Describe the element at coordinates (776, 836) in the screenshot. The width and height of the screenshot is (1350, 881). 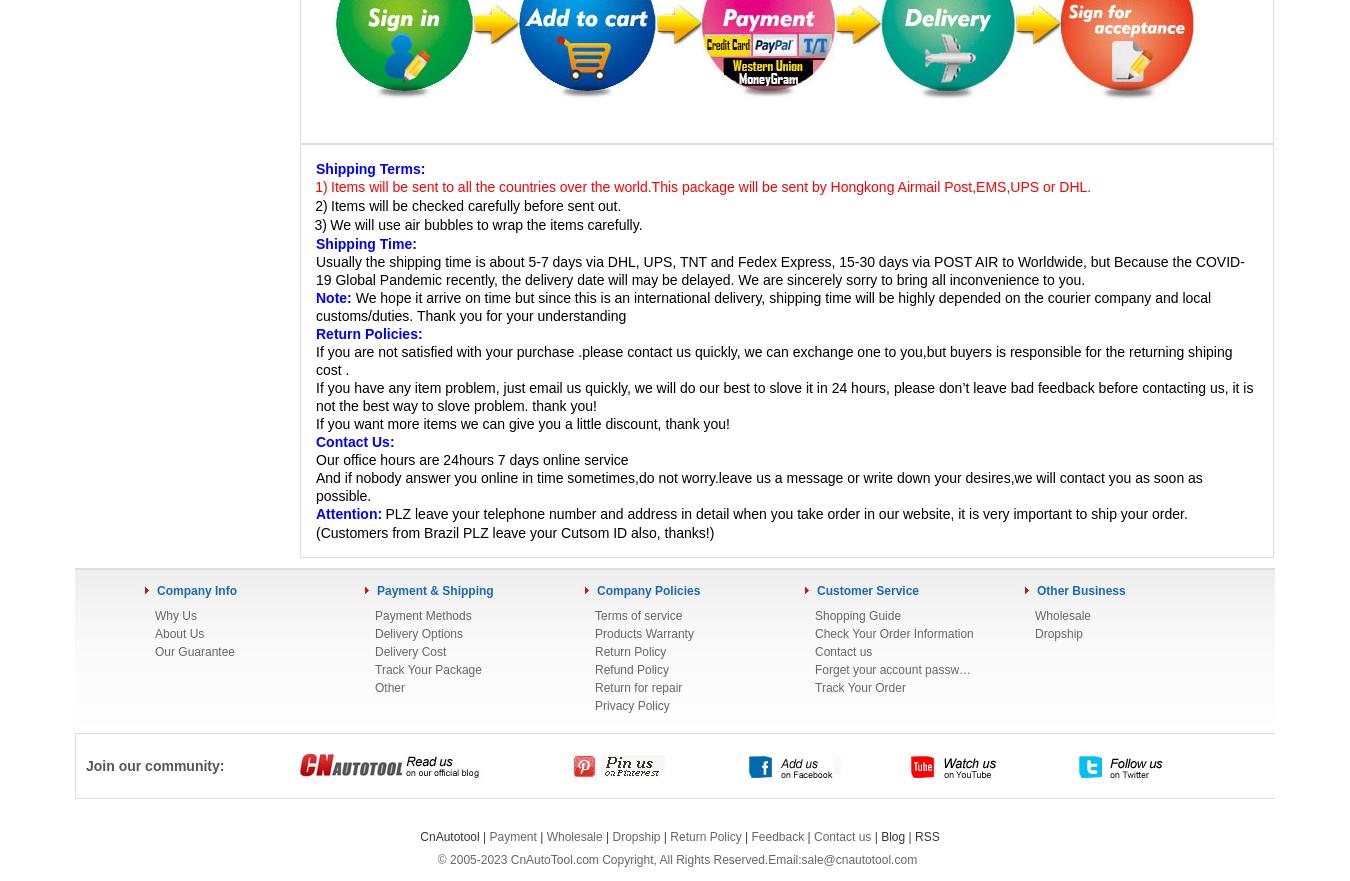
I see `'Feedback'` at that location.